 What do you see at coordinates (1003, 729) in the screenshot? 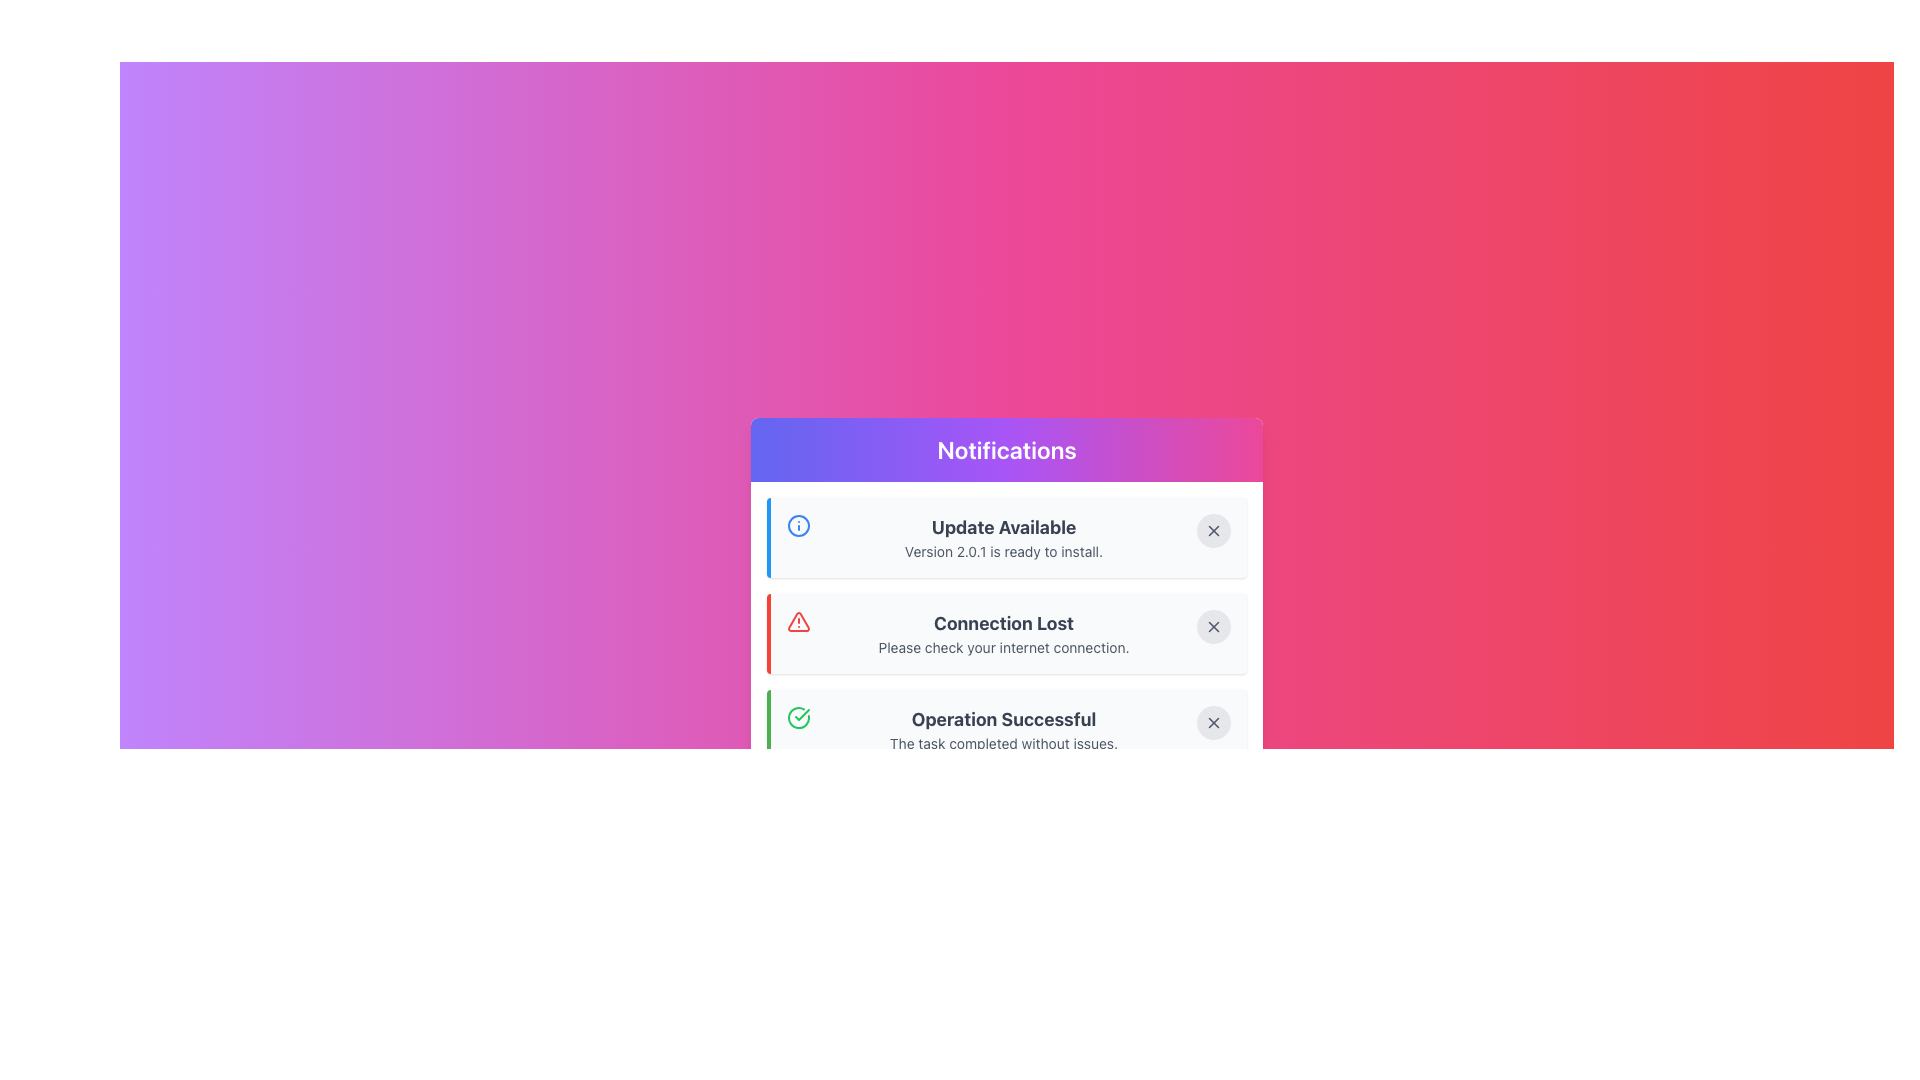
I see `notification displaying 'Operation Successful' and 'The task completed without issues' located within the notification card at the bottom of the notifications stack` at bounding box center [1003, 729].